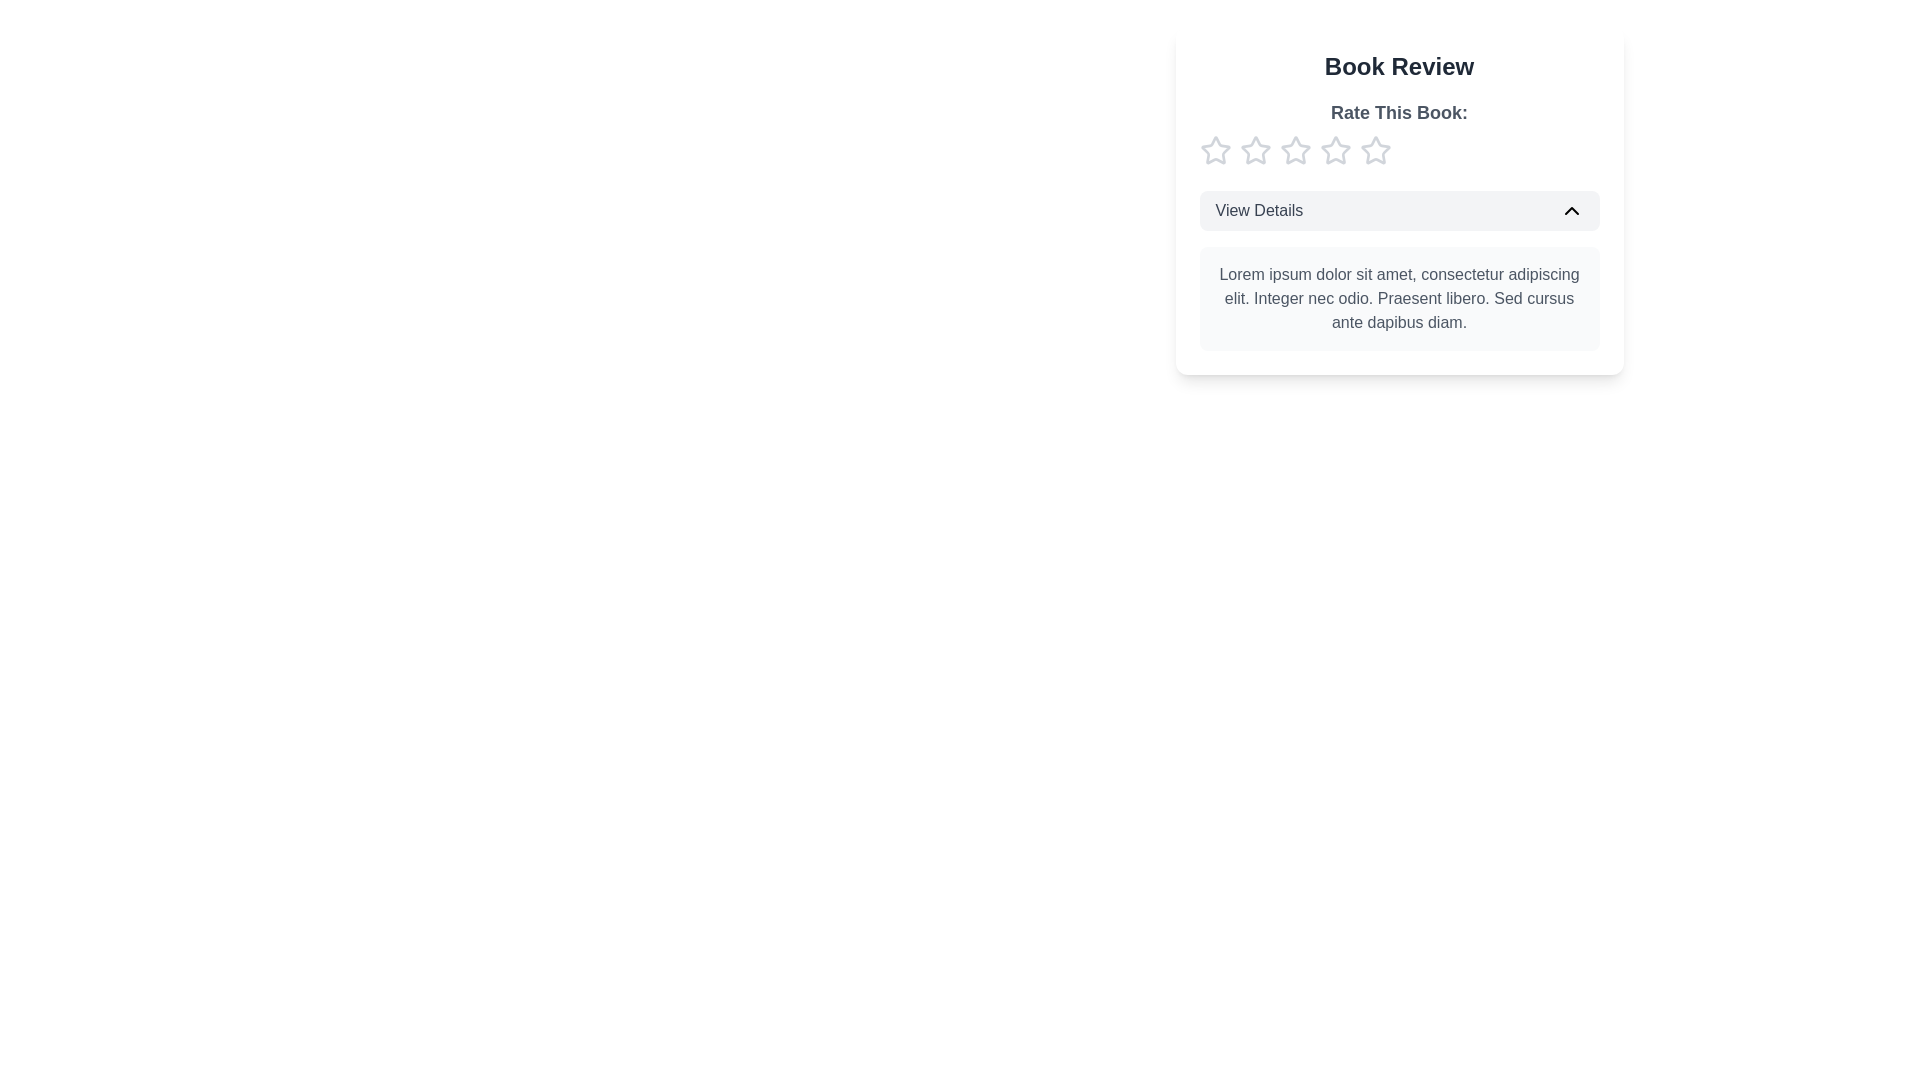 The height and width of the screenshot is (1080, 1920). I want to click on the first star icon for rating, which is a hollow star-shaped icon in light gray color, located under the subtitle 'Rate This Book:' in the Book Review panel, so click(1254, 149).